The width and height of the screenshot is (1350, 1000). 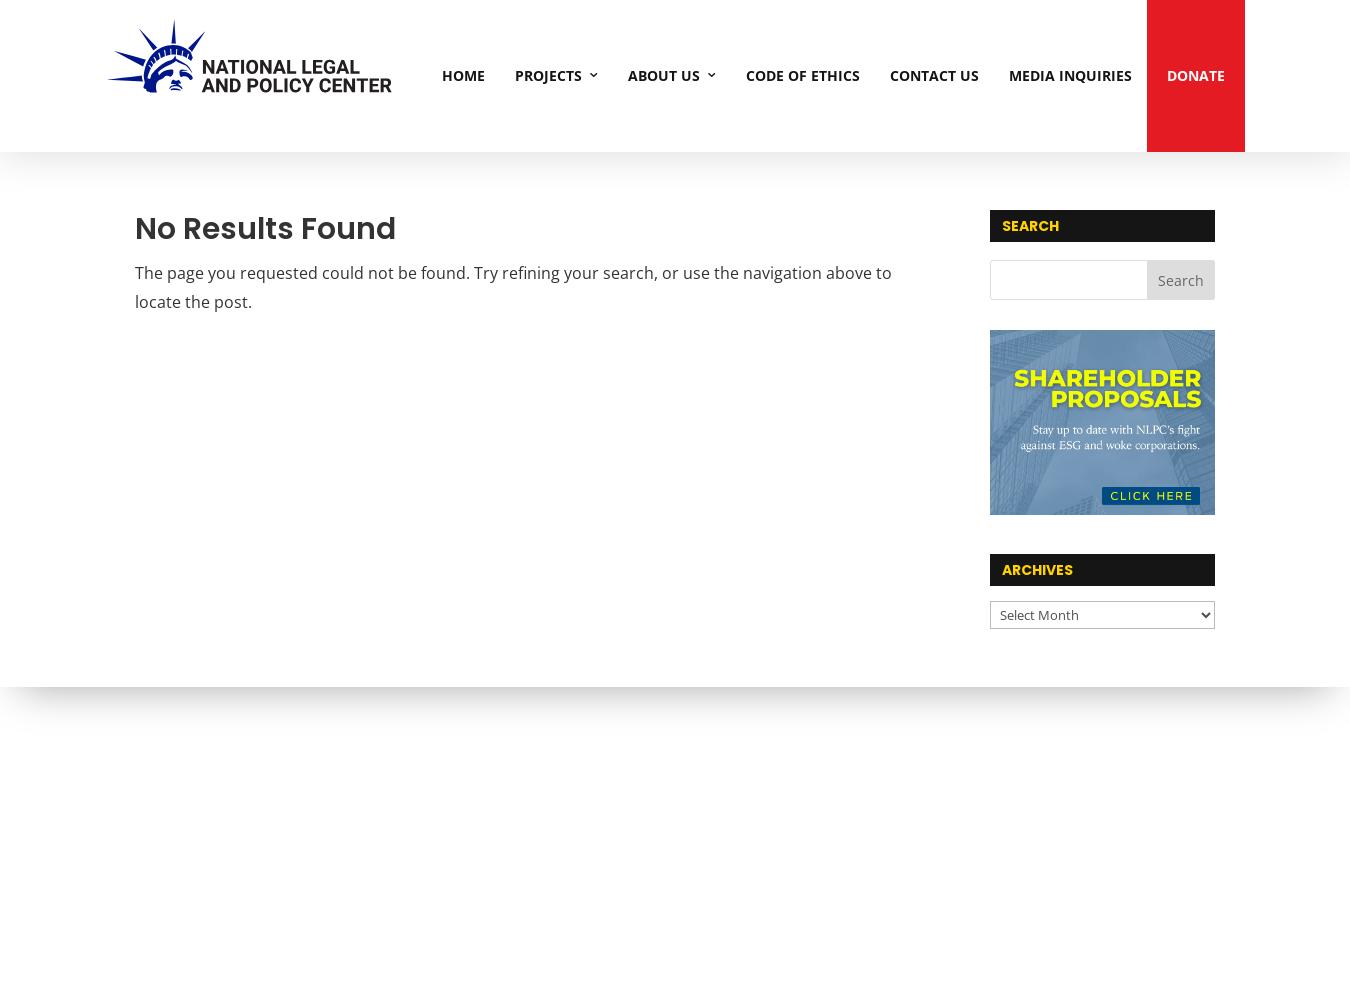 I want to click on 'Contact Us', so click(x=890, y=74).